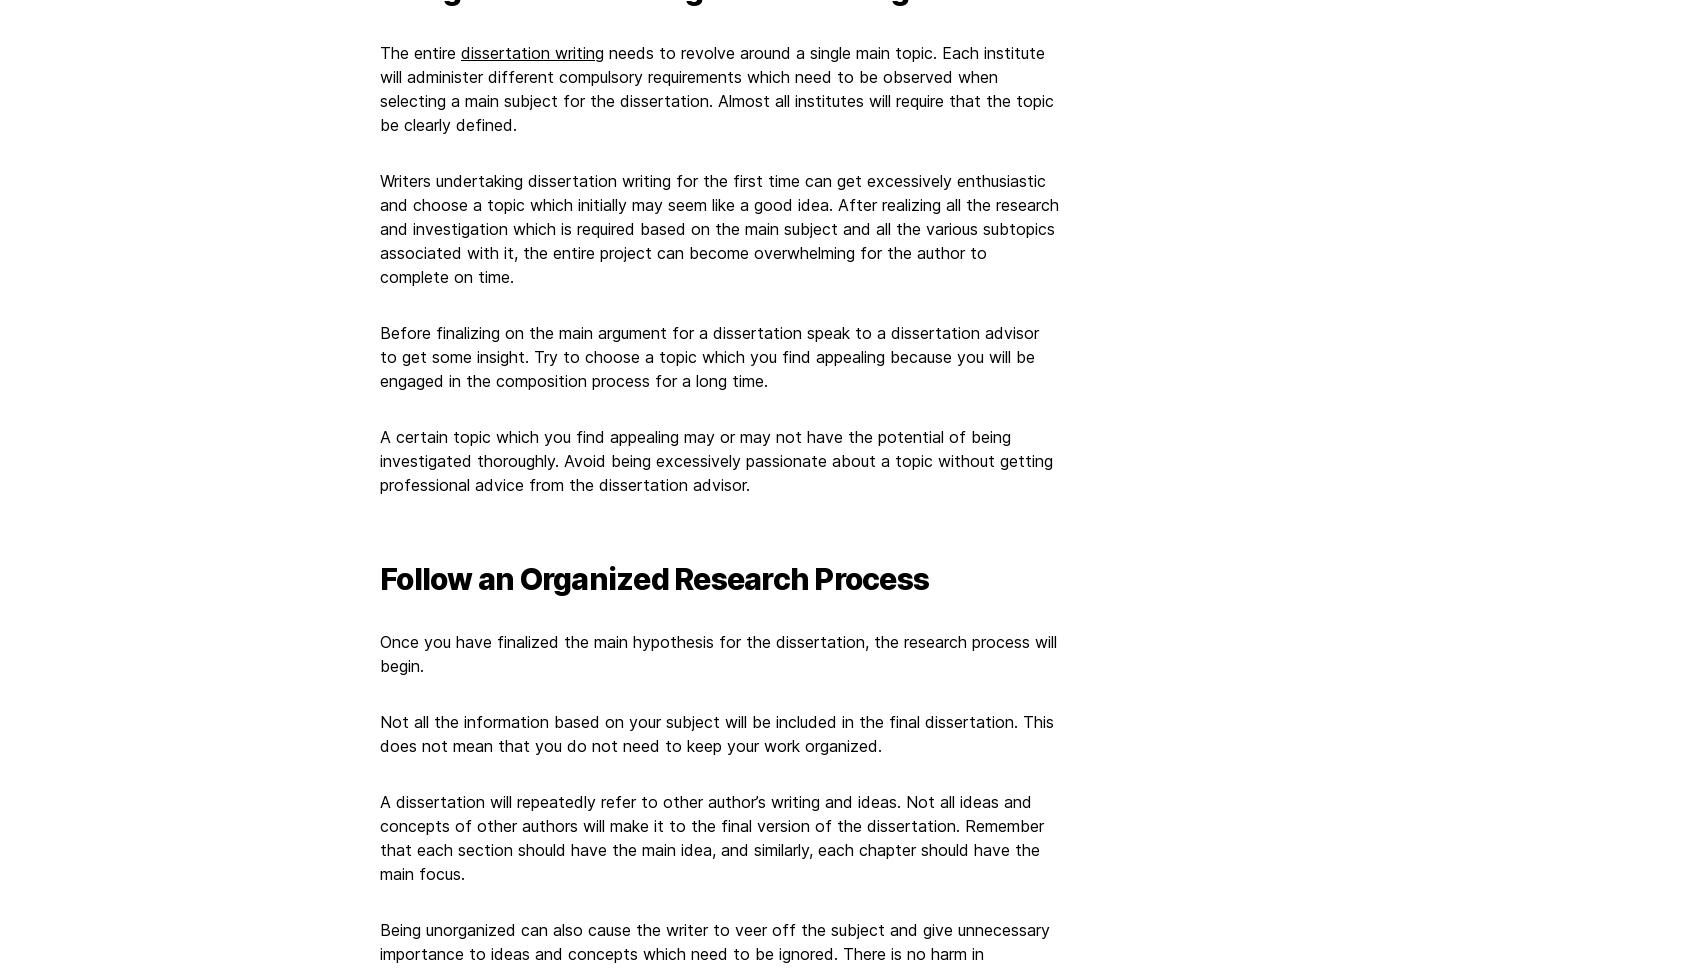 This screenshot has height=970, width=1700. What do you see at coordinates (654, 577) in the screenshot?
I see `'Follow an Organized Research Process'` at bounding box center [654, 577].